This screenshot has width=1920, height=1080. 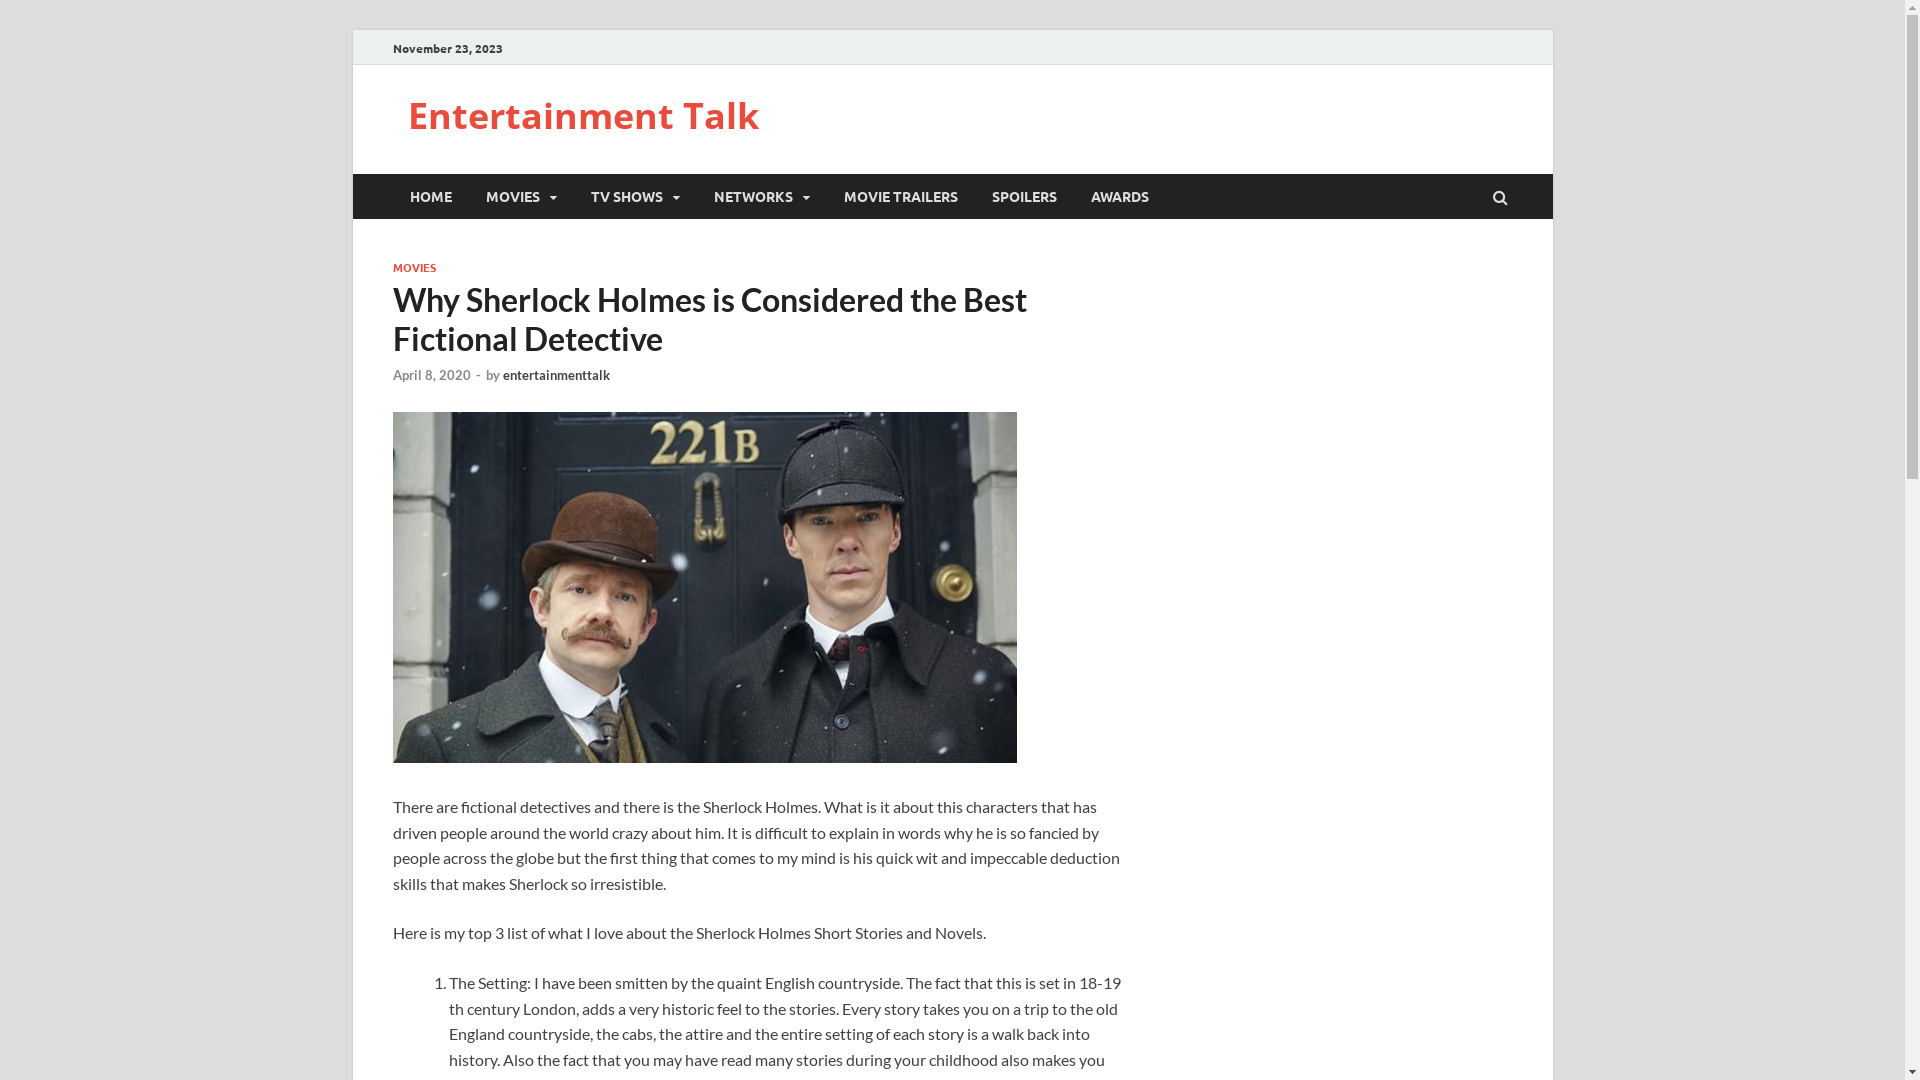 What do you see at coordinates (520, 196) in the screenshot?
I see `'MOVIES'` at bounding box center [520, 196].